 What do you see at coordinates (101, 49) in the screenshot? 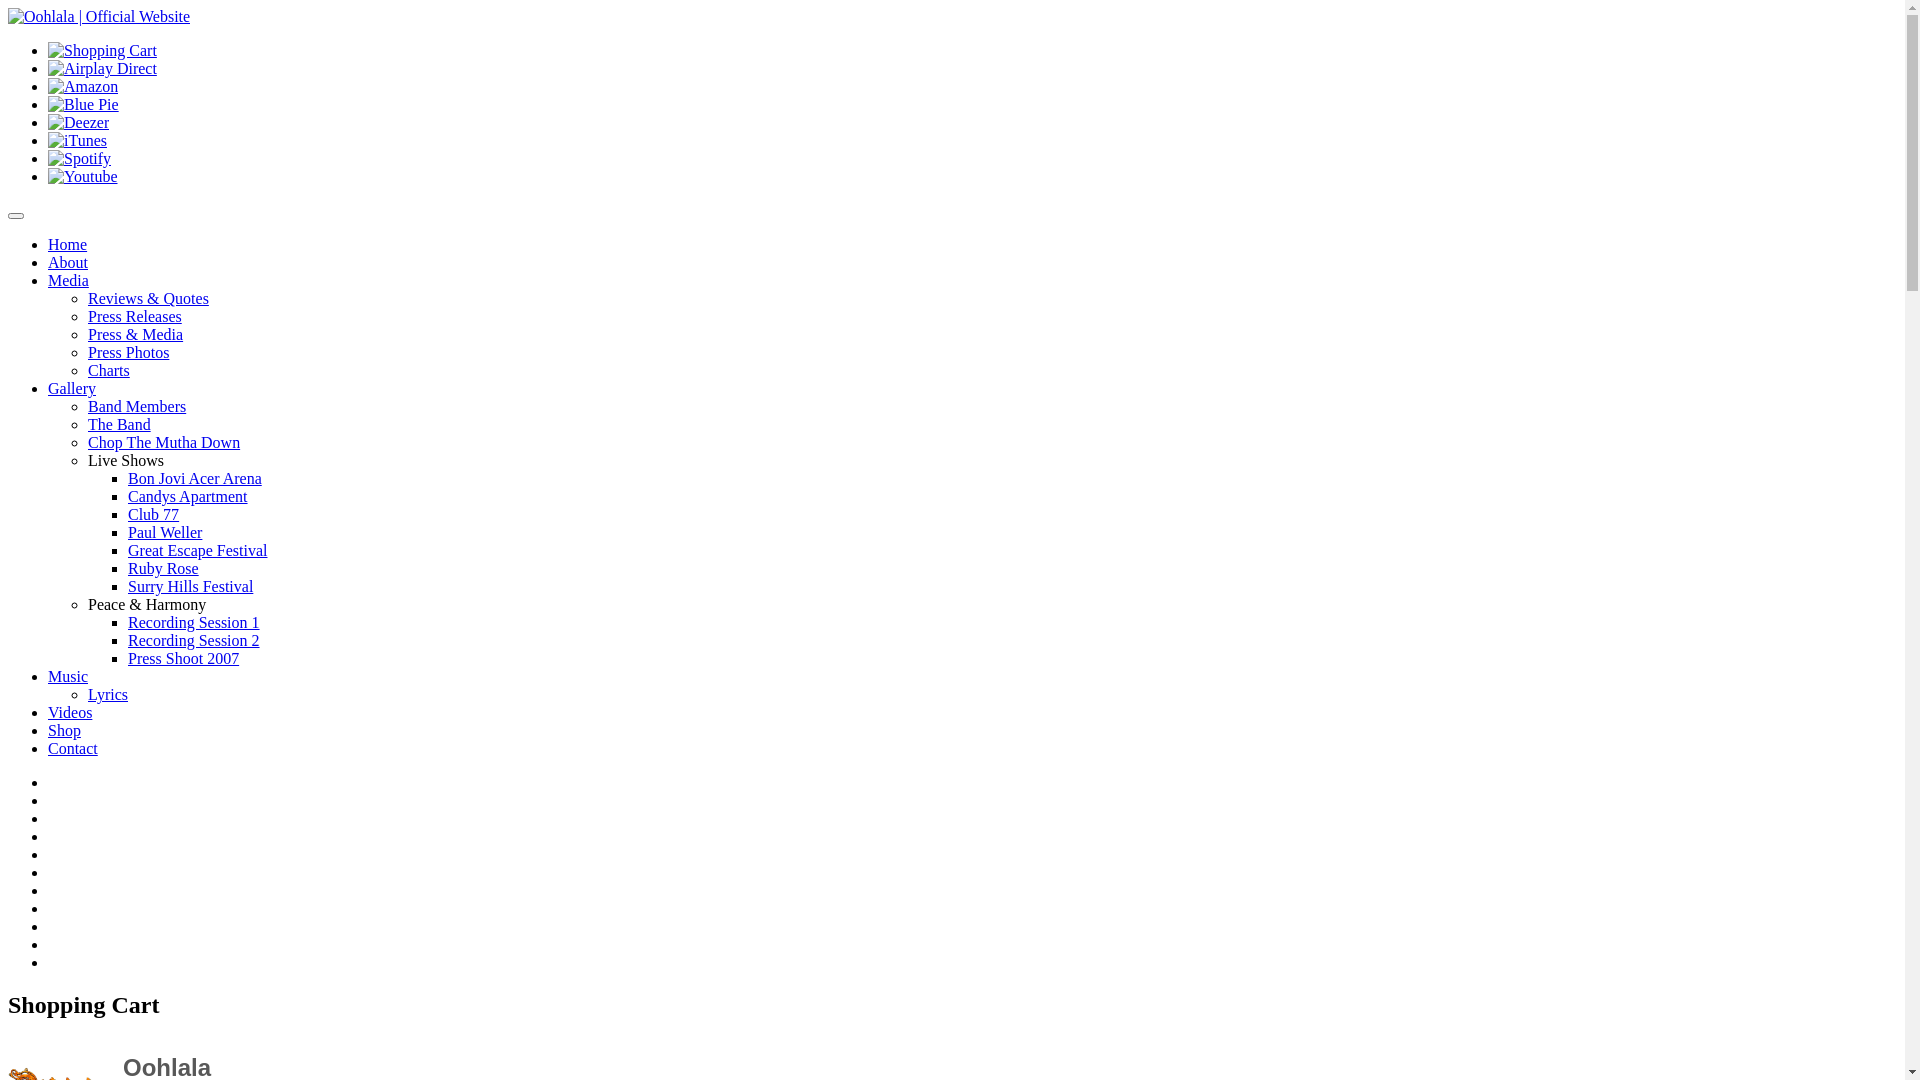
I see `'Shopping Cart'` at bounding box center [101, 49].